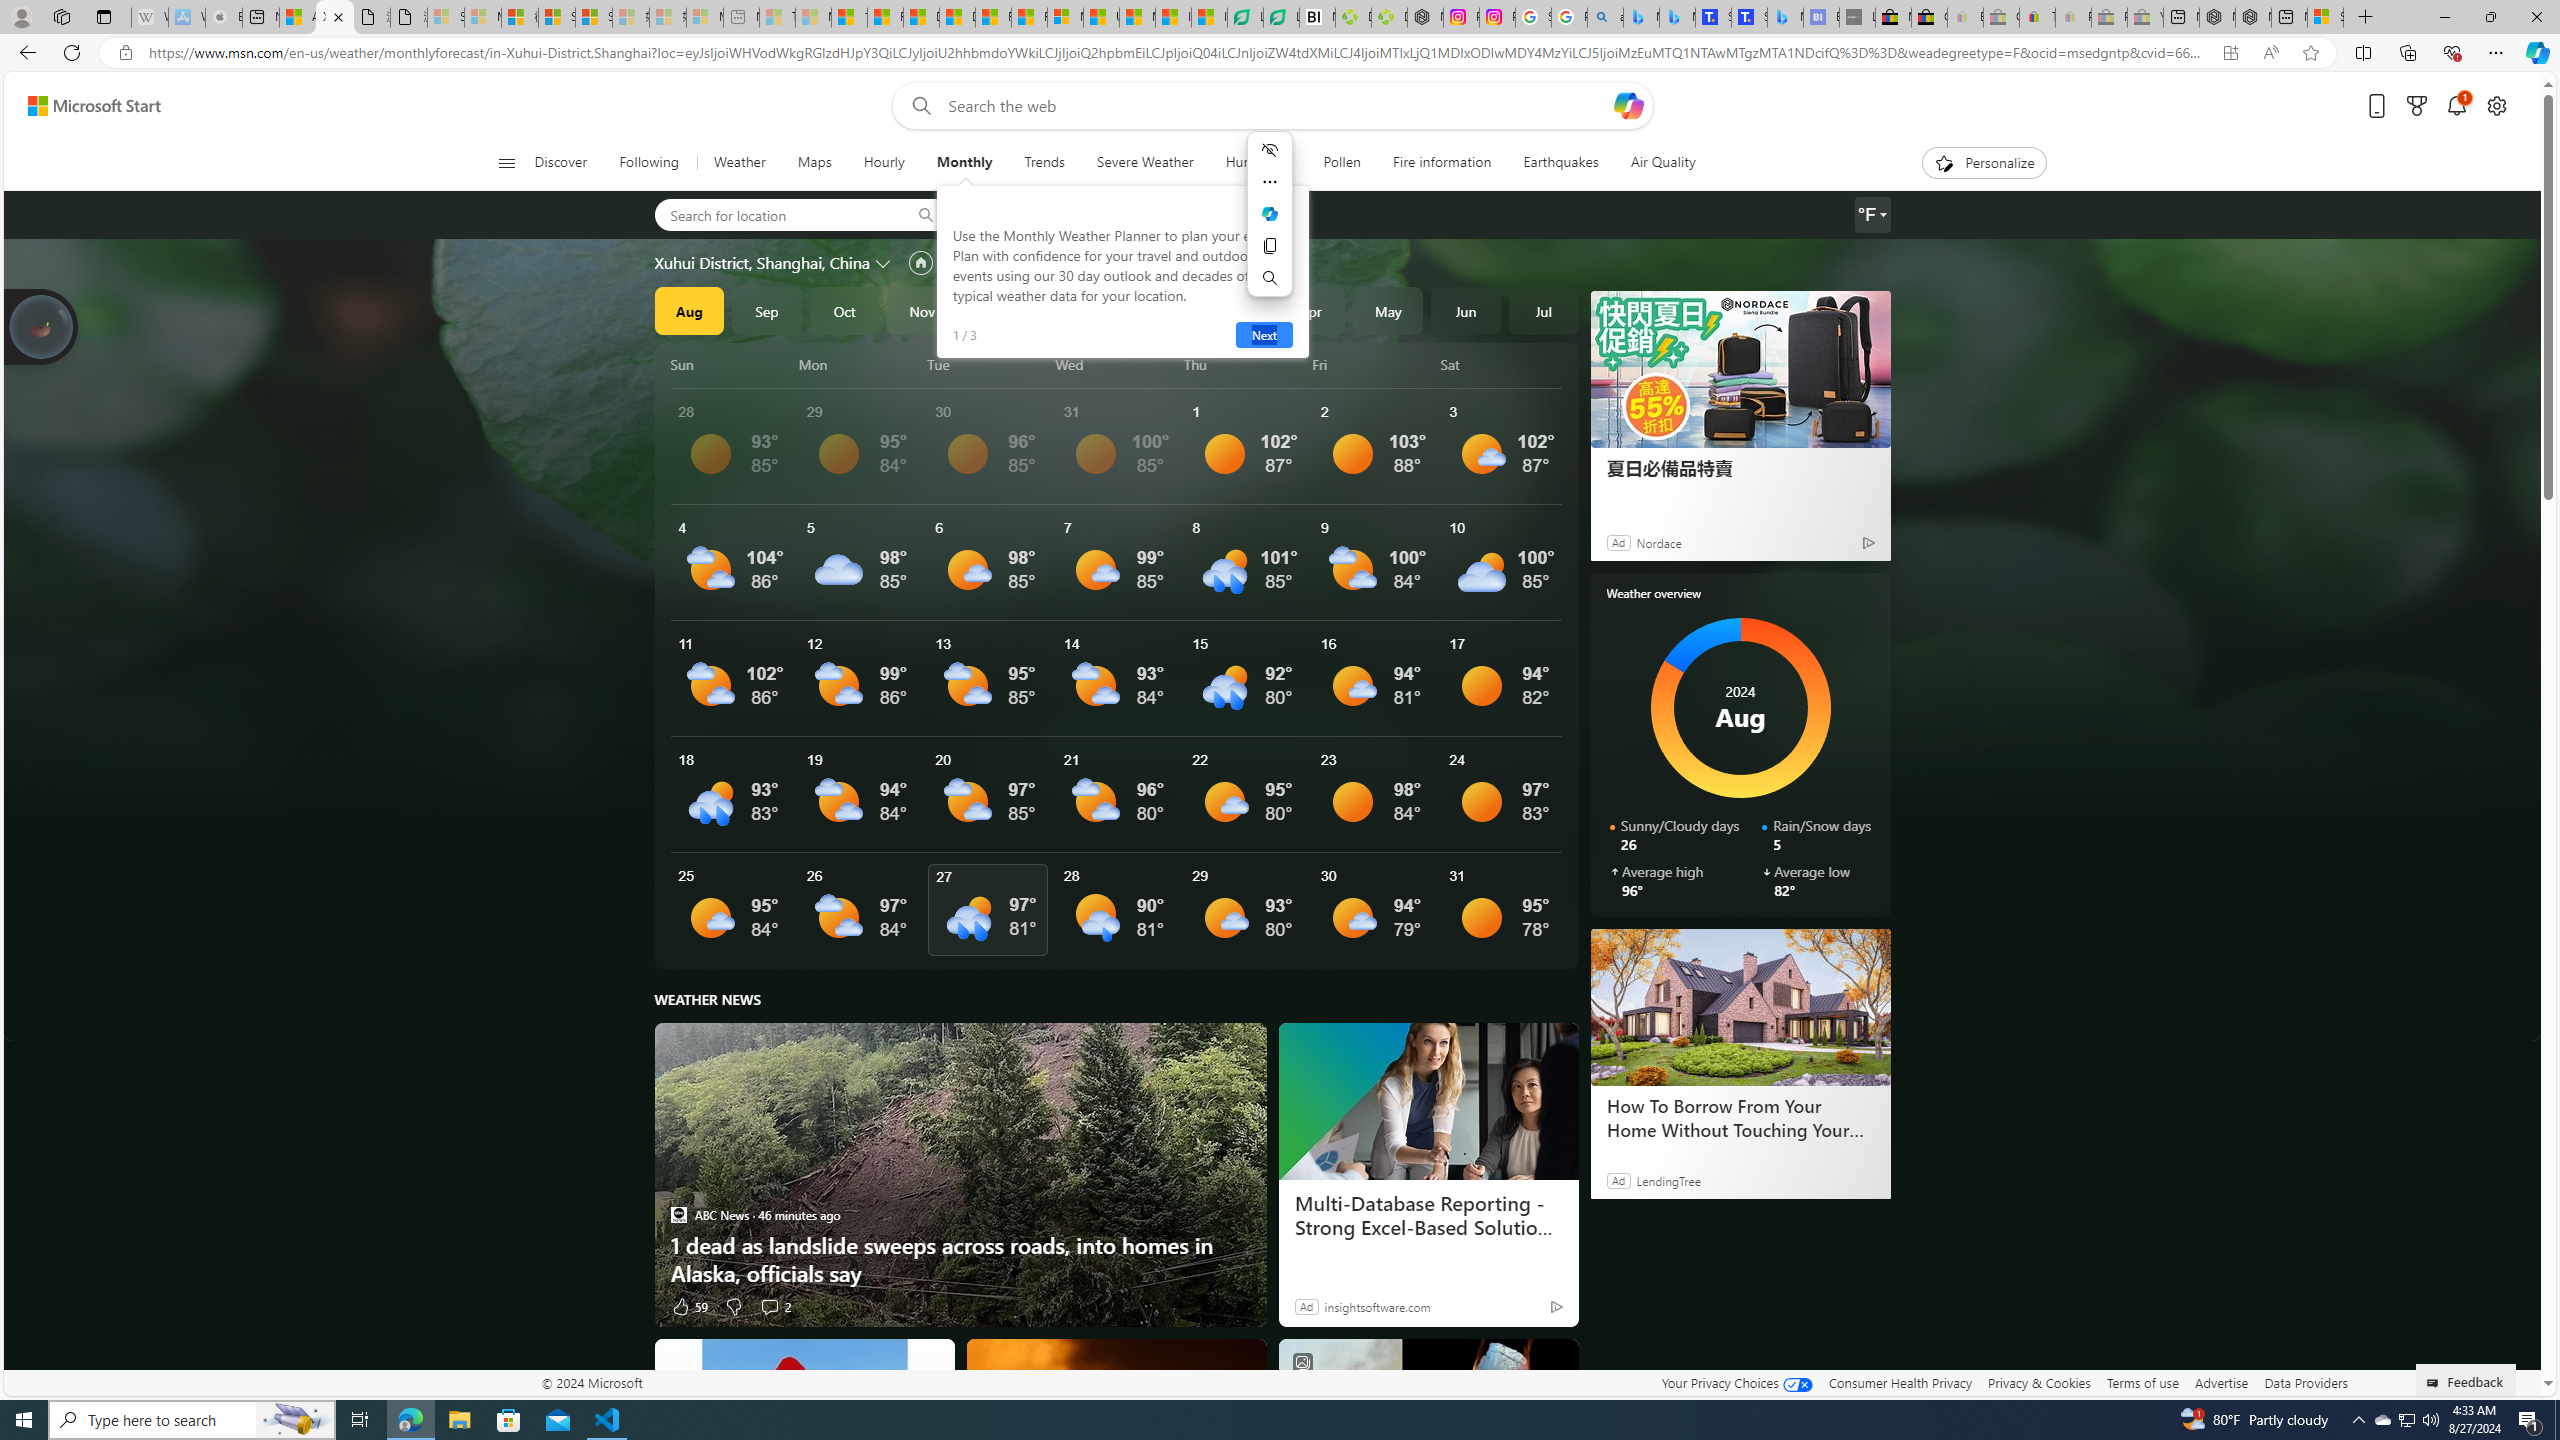  What do you see at coordinates (965, 162) in the screenshot?
I see `'Monthly'` at bounding box center [965, 162].